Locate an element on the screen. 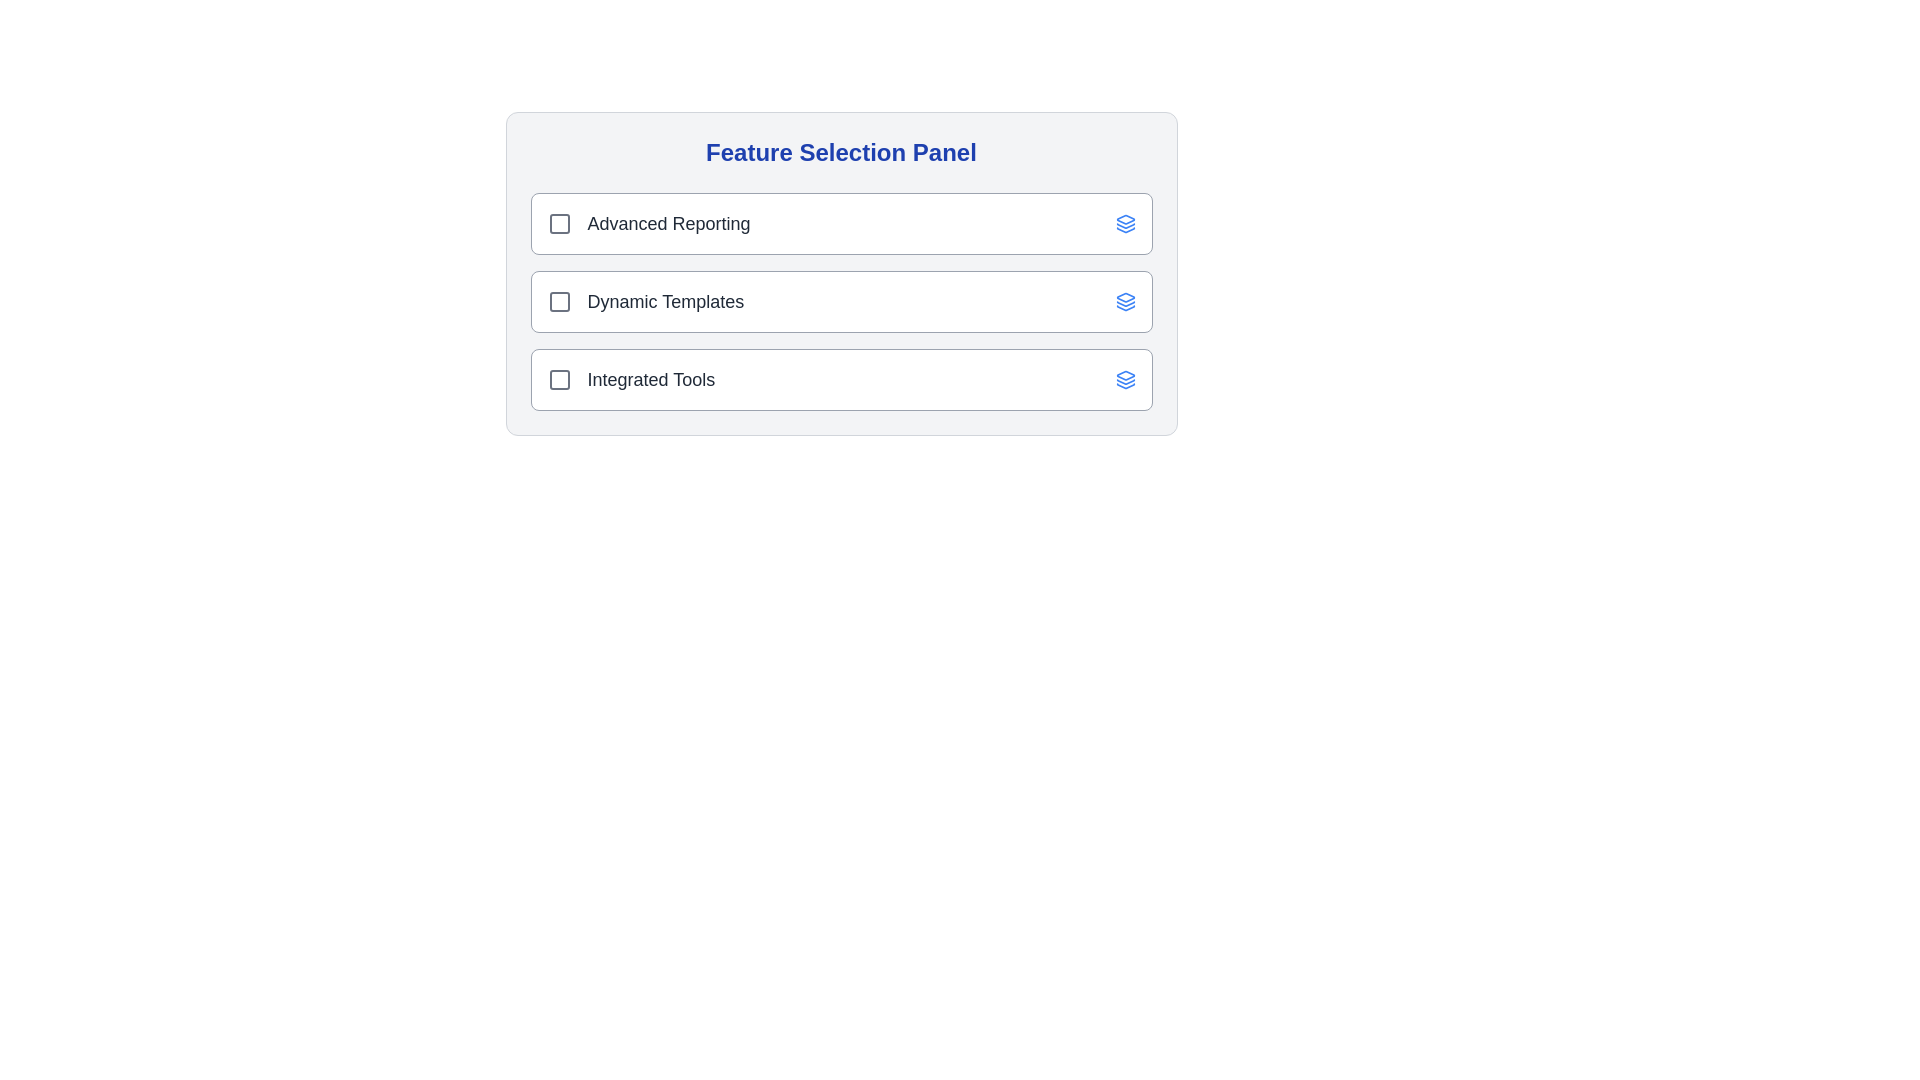  the 'Dynamic Templates' checkbox for keyboard navigation is located at coordinates (645, 301).